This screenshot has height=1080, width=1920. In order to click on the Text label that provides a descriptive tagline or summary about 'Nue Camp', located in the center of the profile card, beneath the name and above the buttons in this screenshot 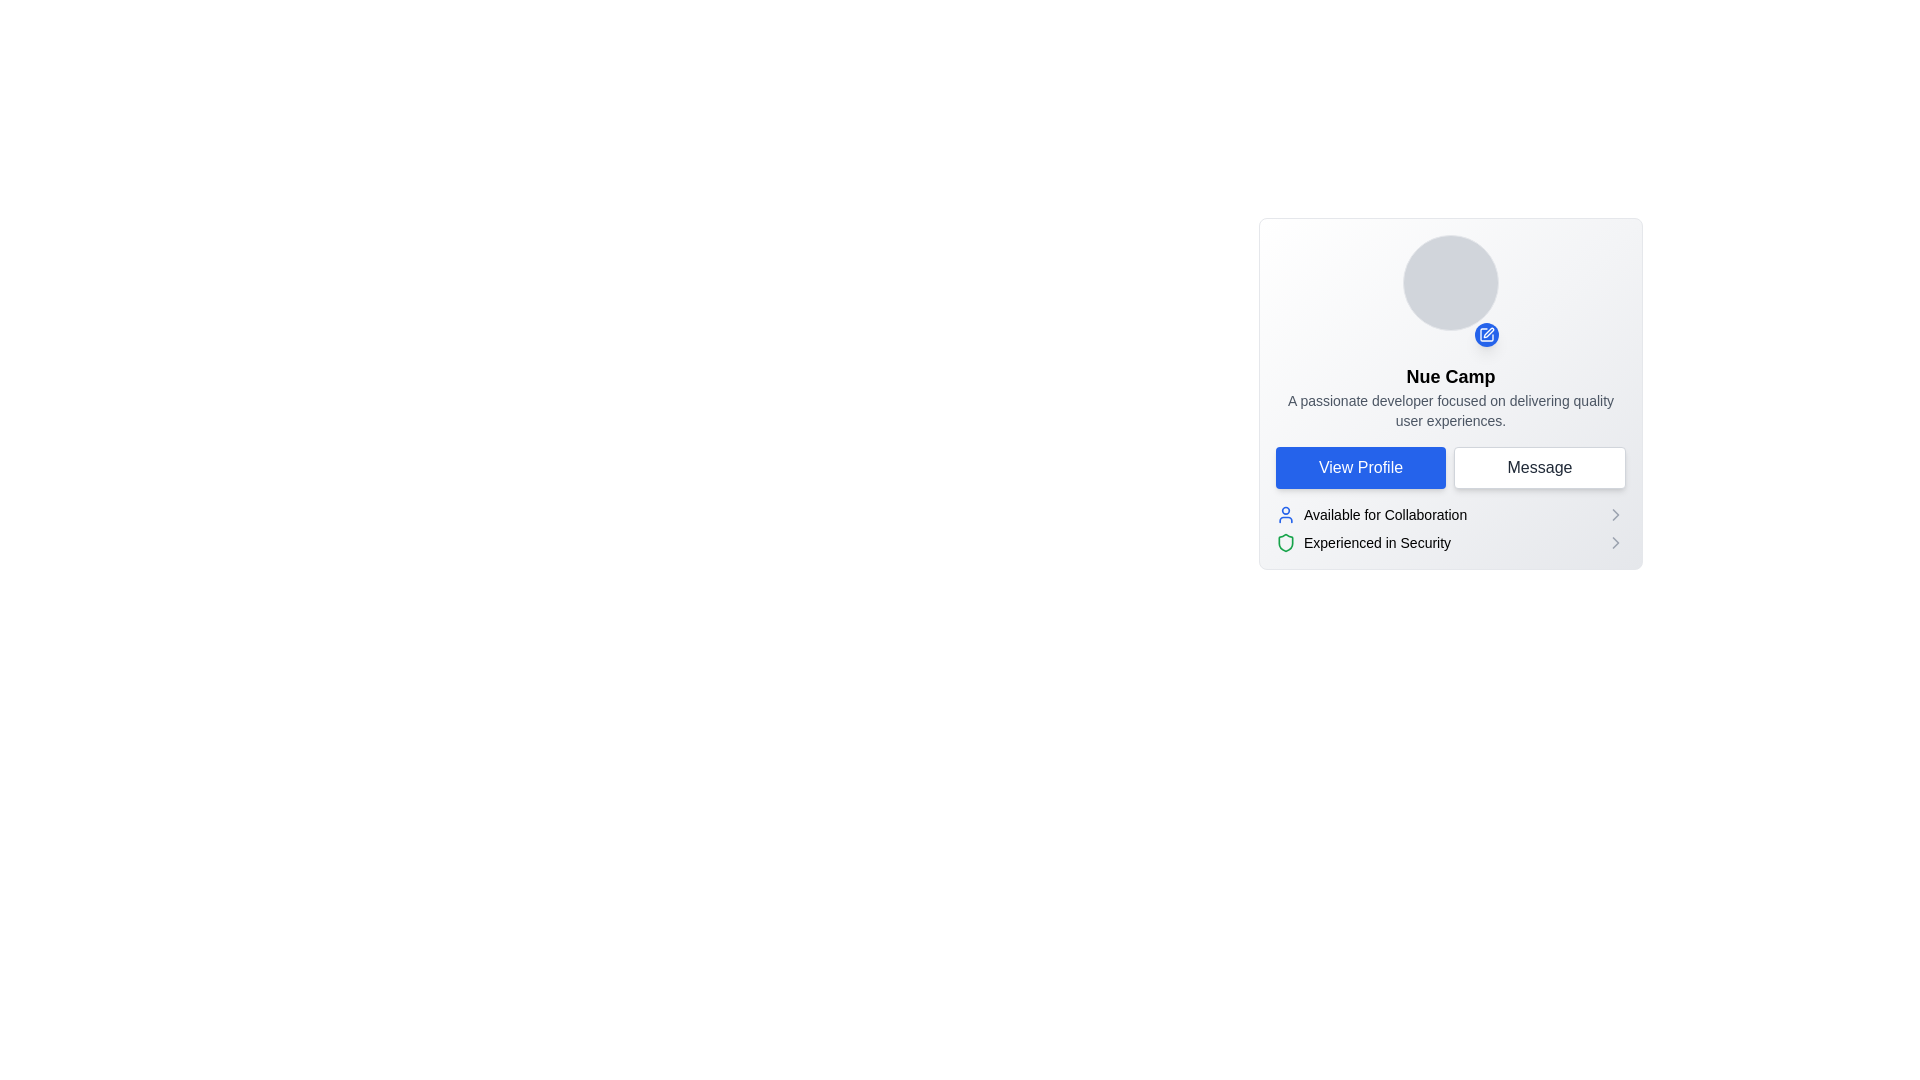, I will do `click(1450, 410)`.